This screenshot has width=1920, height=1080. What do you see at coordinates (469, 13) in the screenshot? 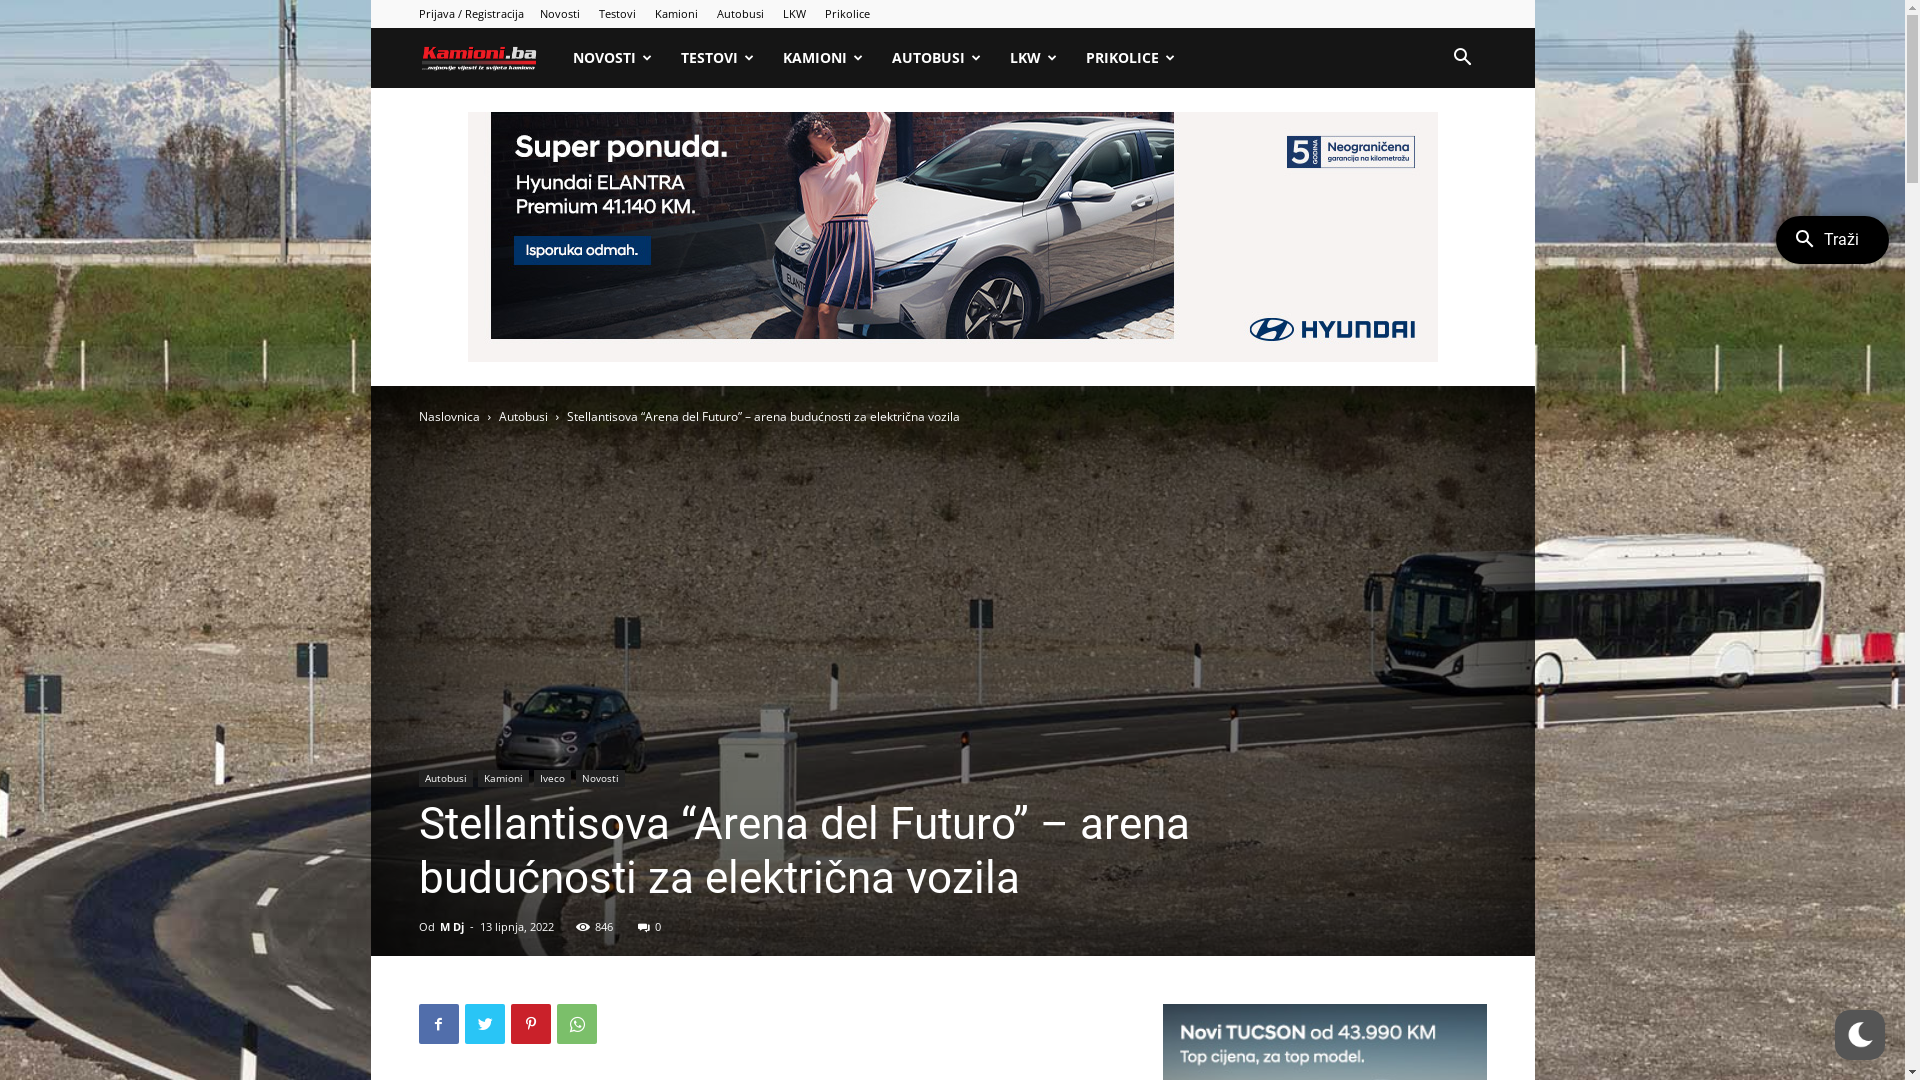
I see `'Prijava / Registracija'` at bounding box center [469, 13].